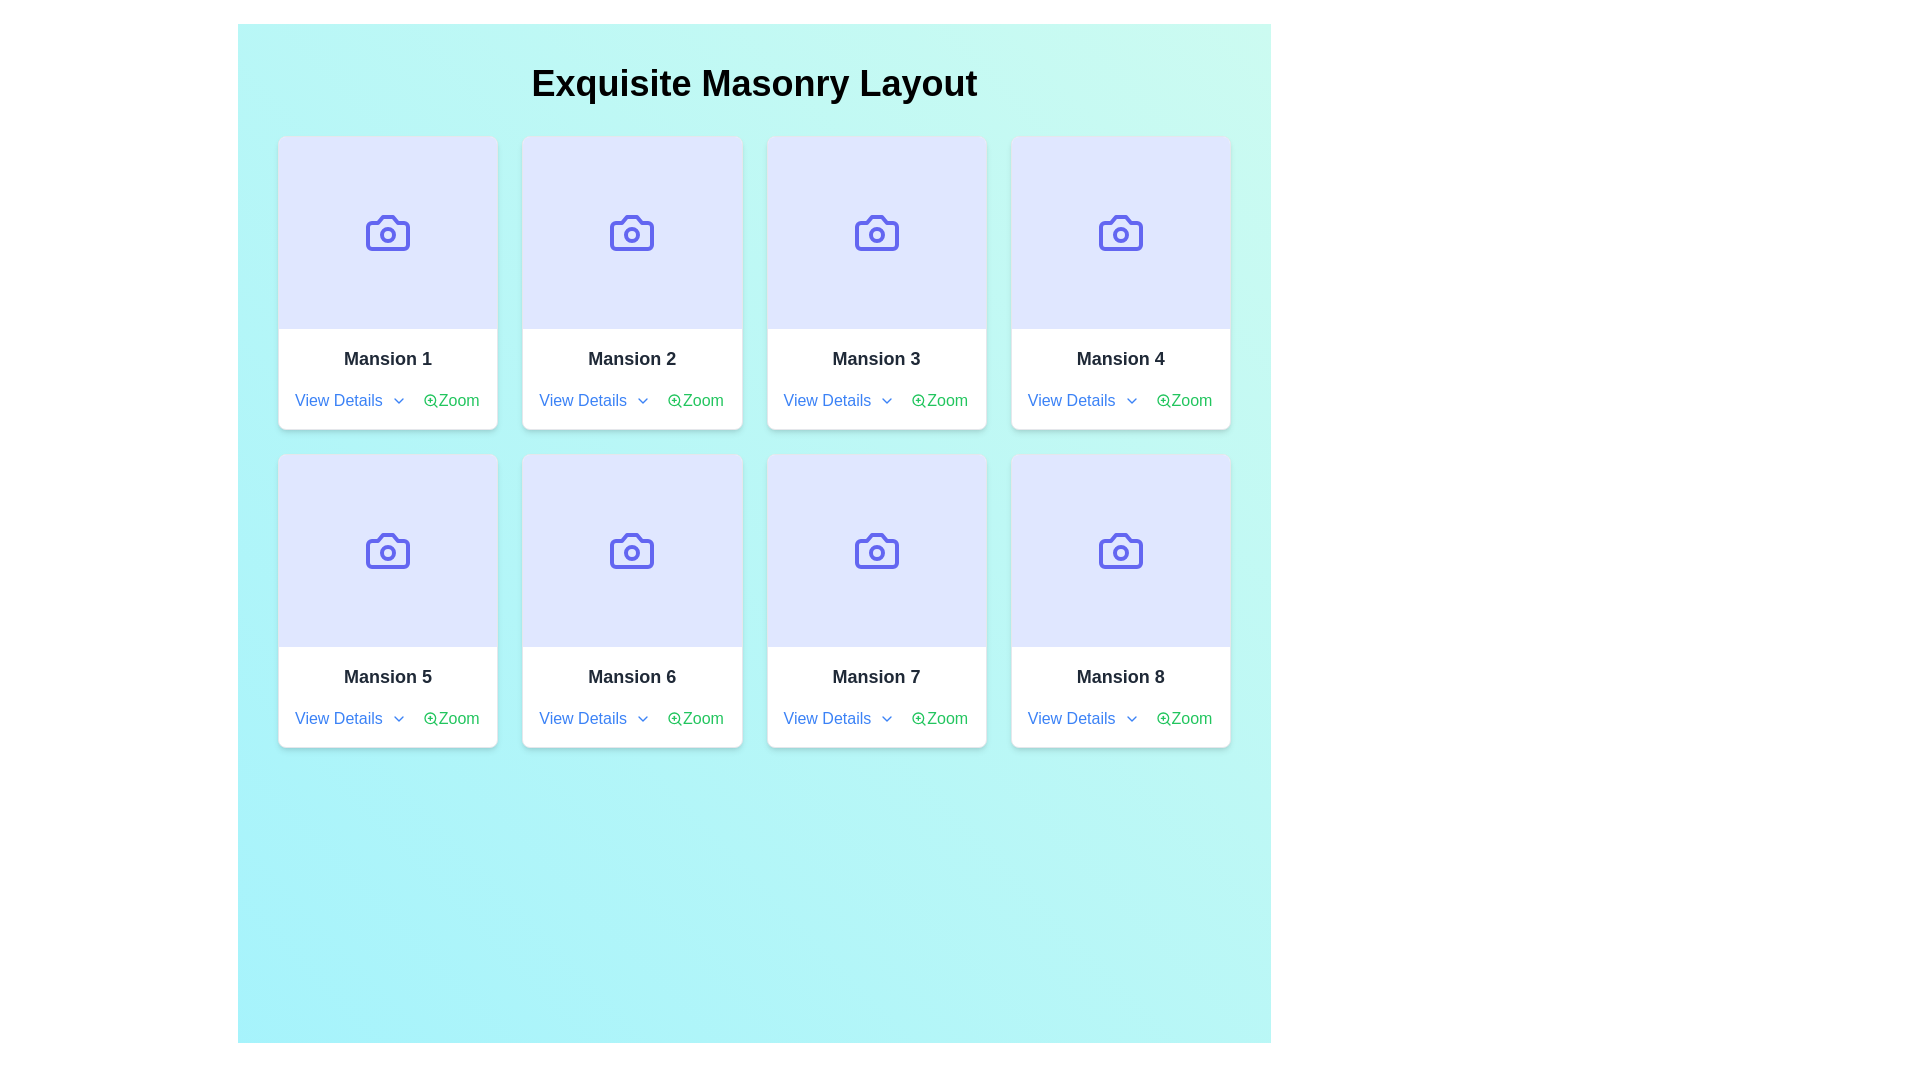  What do you see at coordinates (631, 551) in the screenshot?
I see `the camera-related icon located on the sixth card in the grid layout, centered in the upper section of the card` at bounding box center [631, 551].